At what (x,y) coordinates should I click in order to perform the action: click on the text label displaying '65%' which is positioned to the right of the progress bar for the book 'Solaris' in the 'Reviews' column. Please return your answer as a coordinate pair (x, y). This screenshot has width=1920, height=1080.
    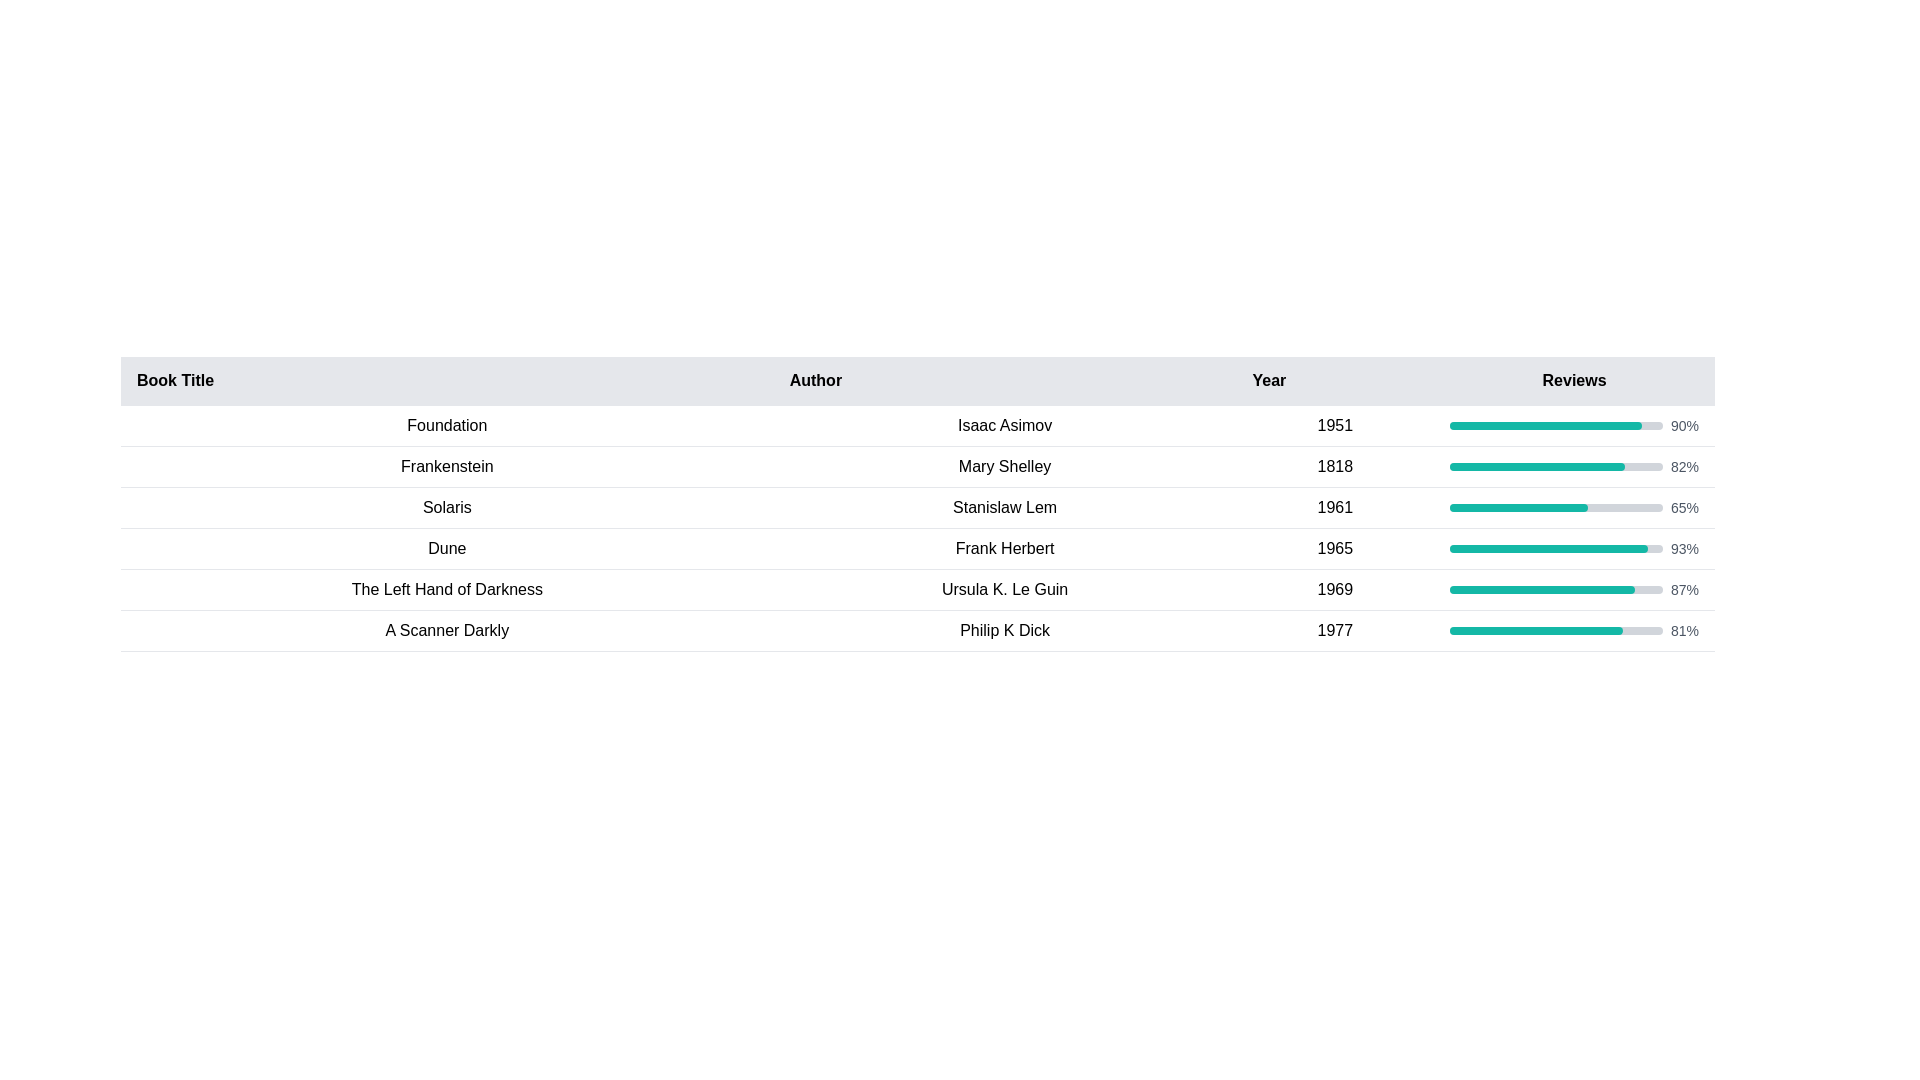
    Looking at the image, I should click on (1683, 507).